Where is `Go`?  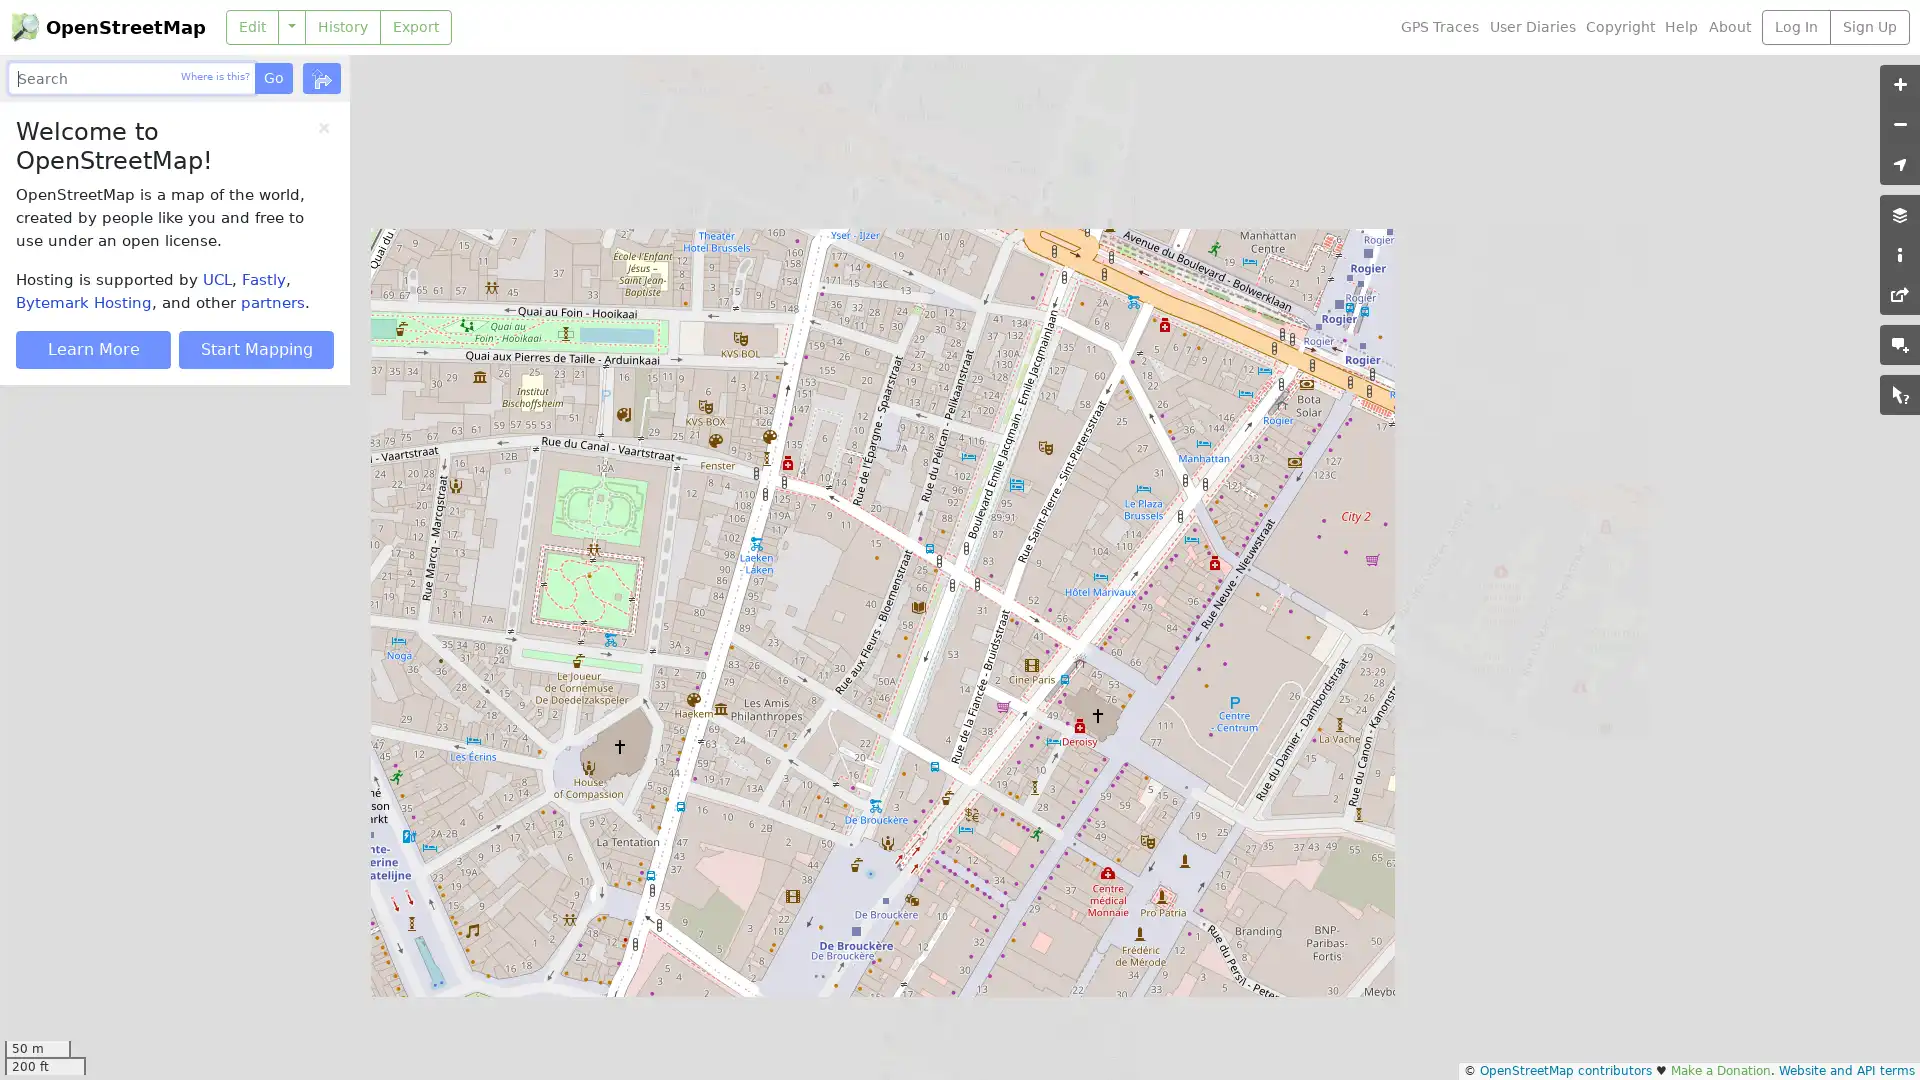 Go is located at coordinates (272, 77).